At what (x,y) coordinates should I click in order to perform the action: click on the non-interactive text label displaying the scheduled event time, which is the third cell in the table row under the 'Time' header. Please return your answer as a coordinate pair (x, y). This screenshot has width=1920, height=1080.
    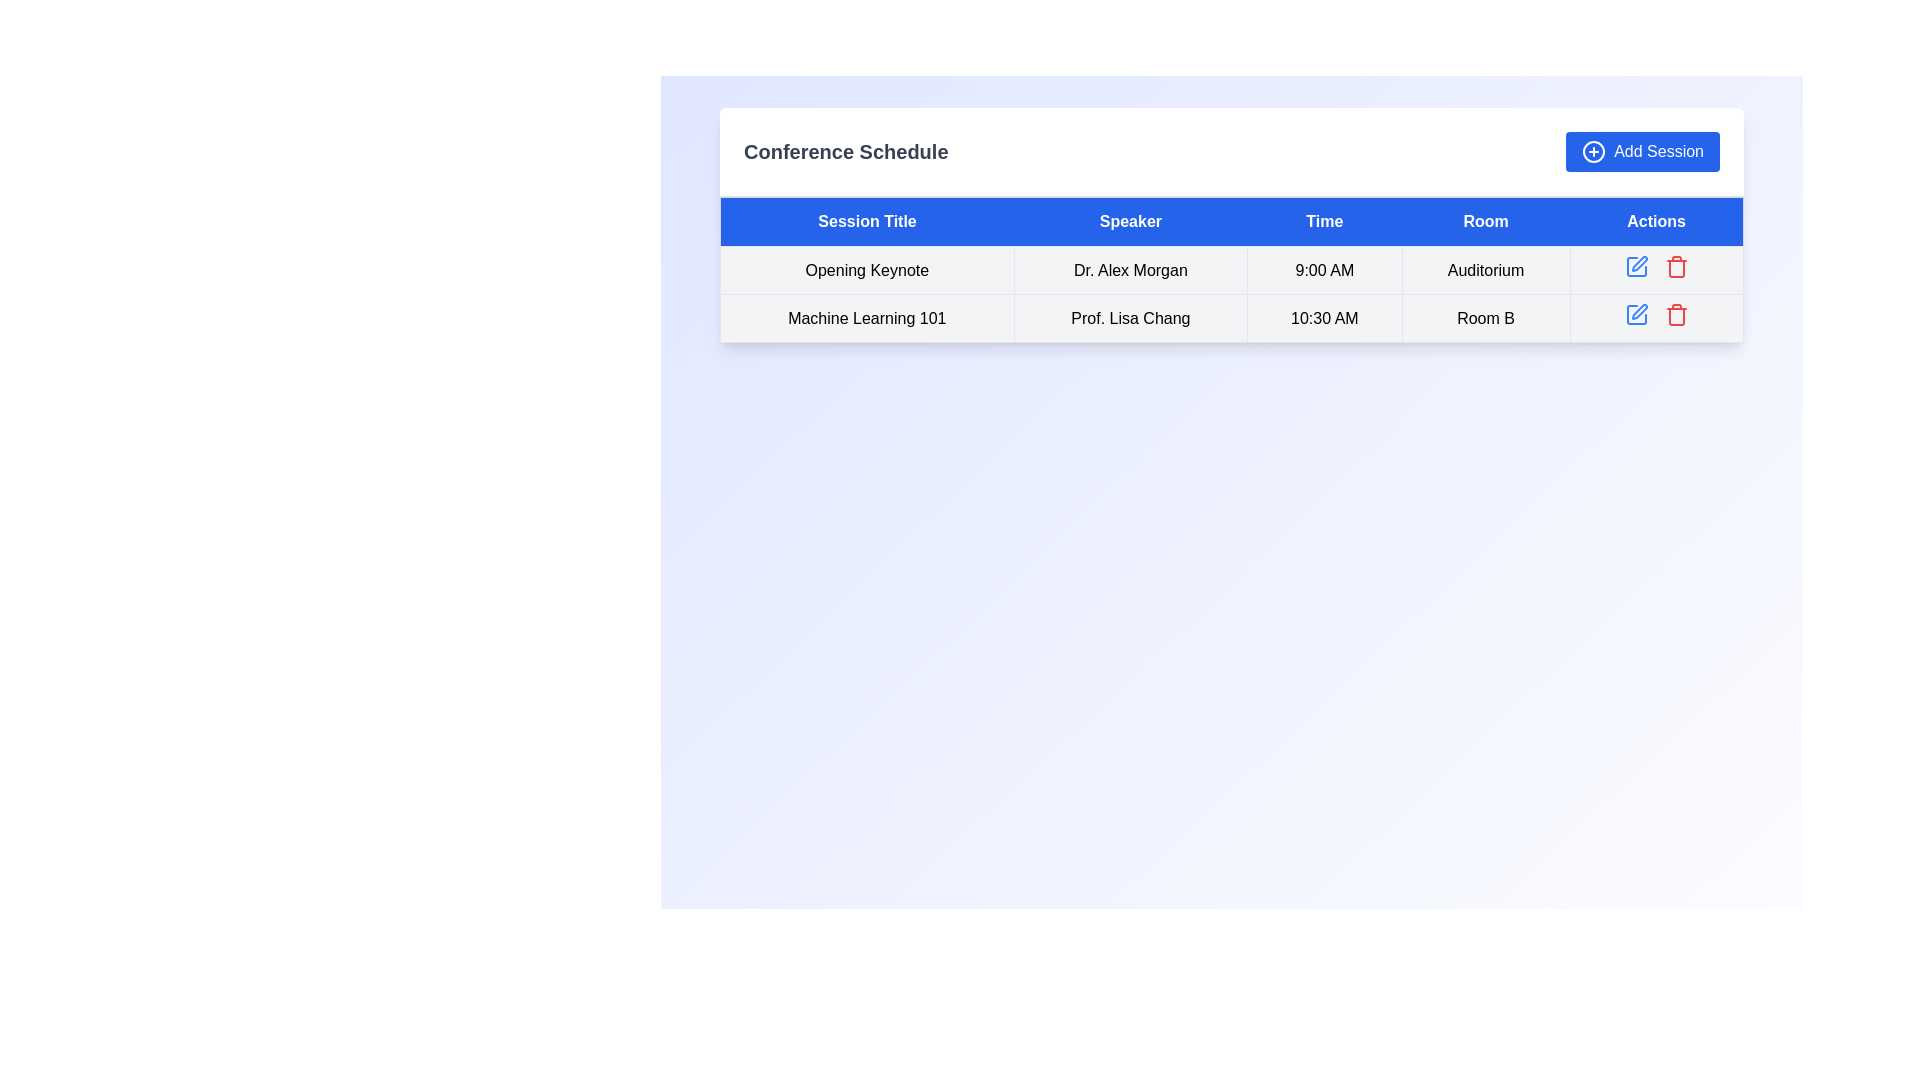
    Looking at the image, I should click on (1324, 270).